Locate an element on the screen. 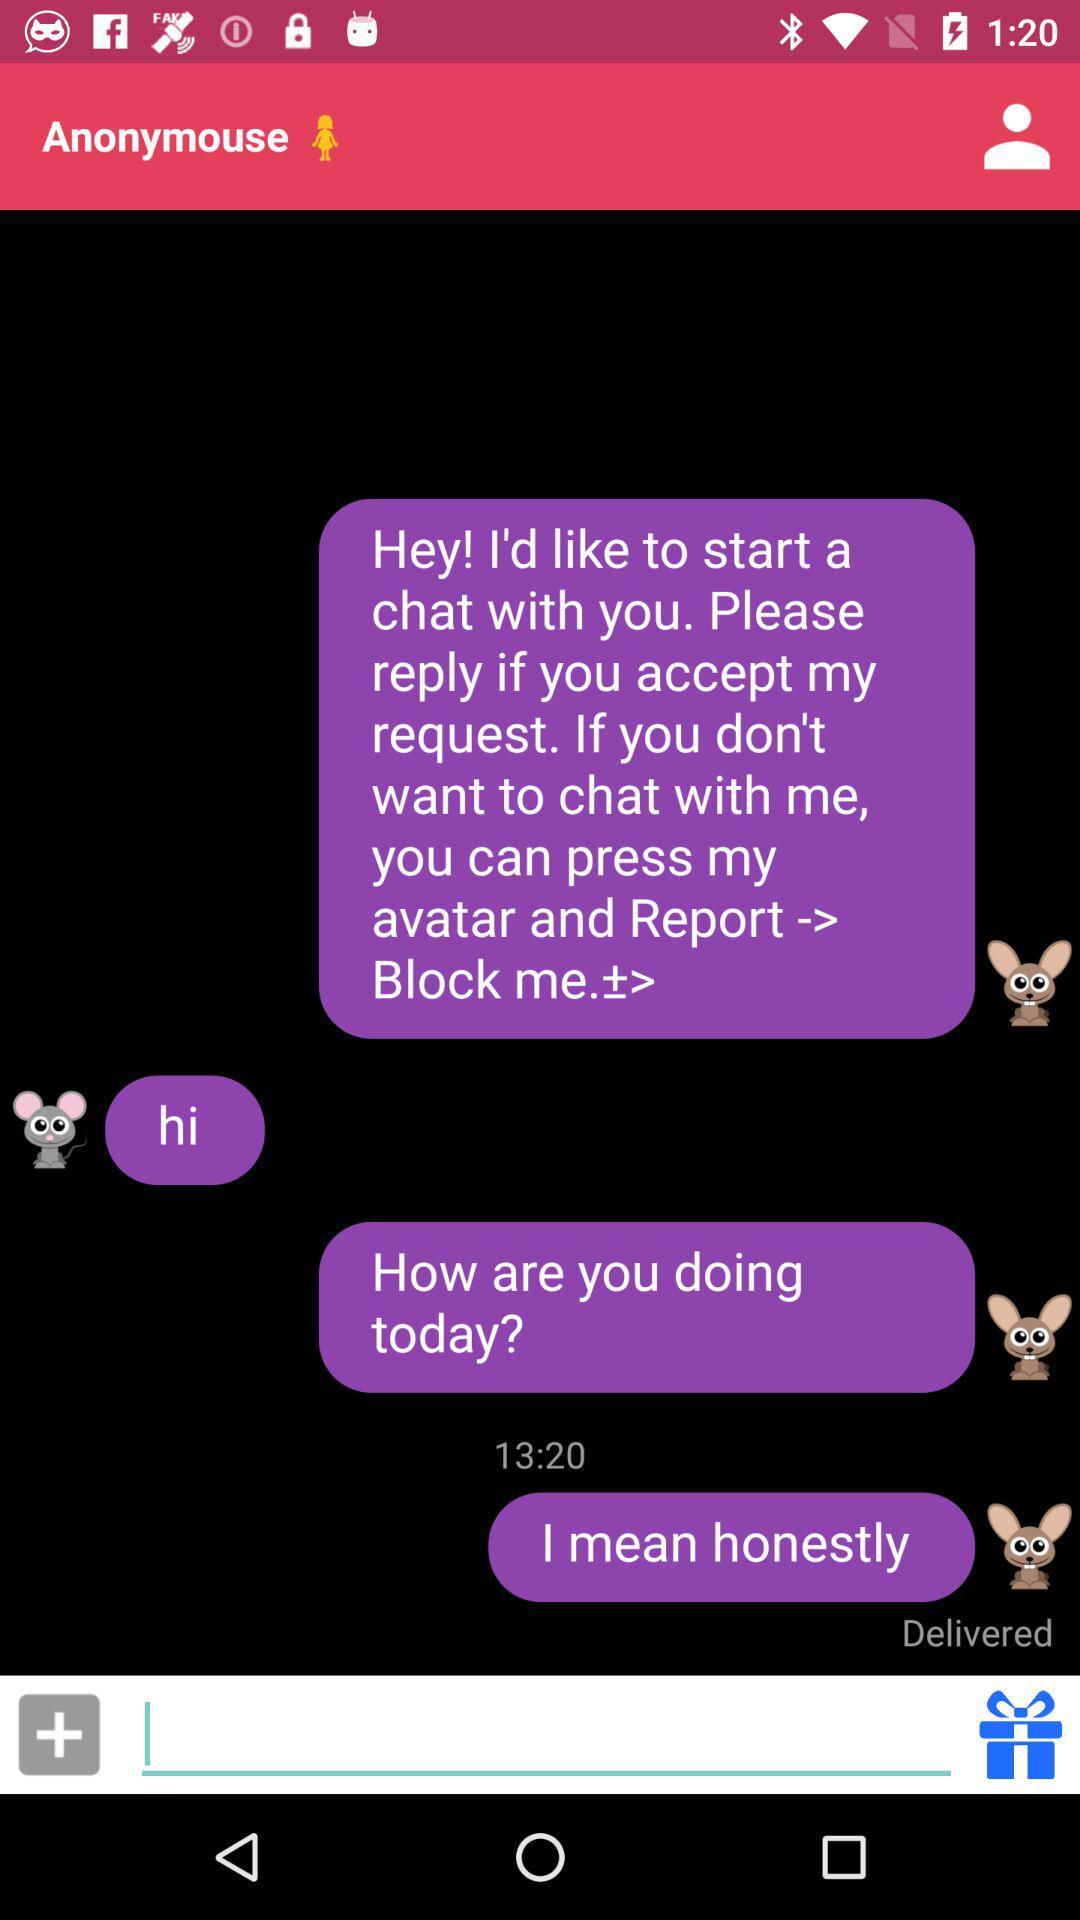  the how are you is located at coordinates (646, 1307).